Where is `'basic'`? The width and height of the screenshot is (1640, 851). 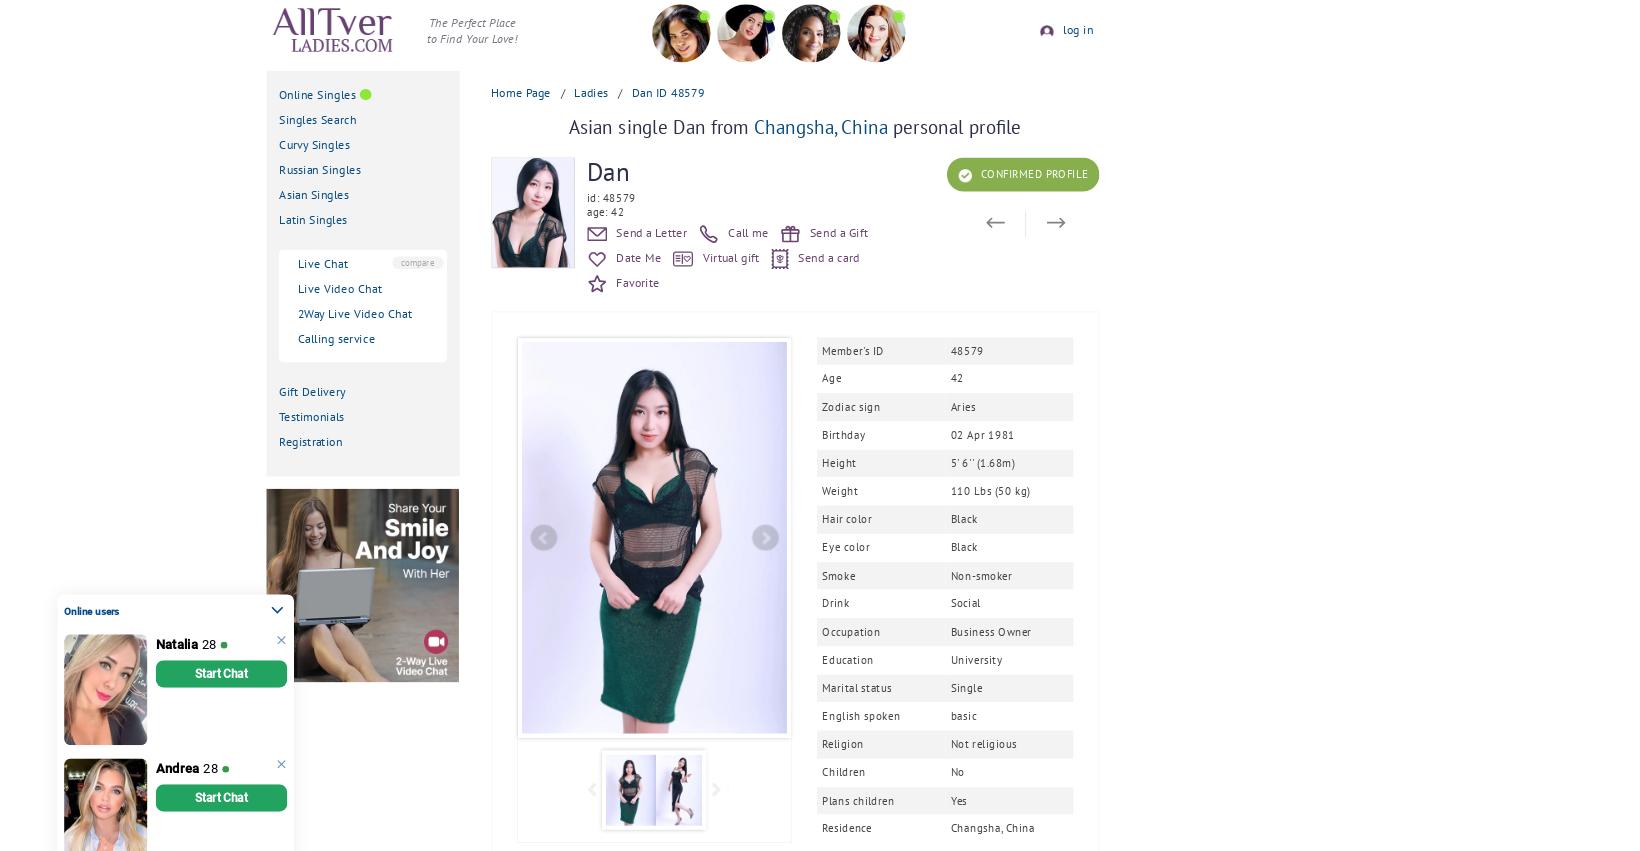 'basic' is located at coordinates (963, 714).